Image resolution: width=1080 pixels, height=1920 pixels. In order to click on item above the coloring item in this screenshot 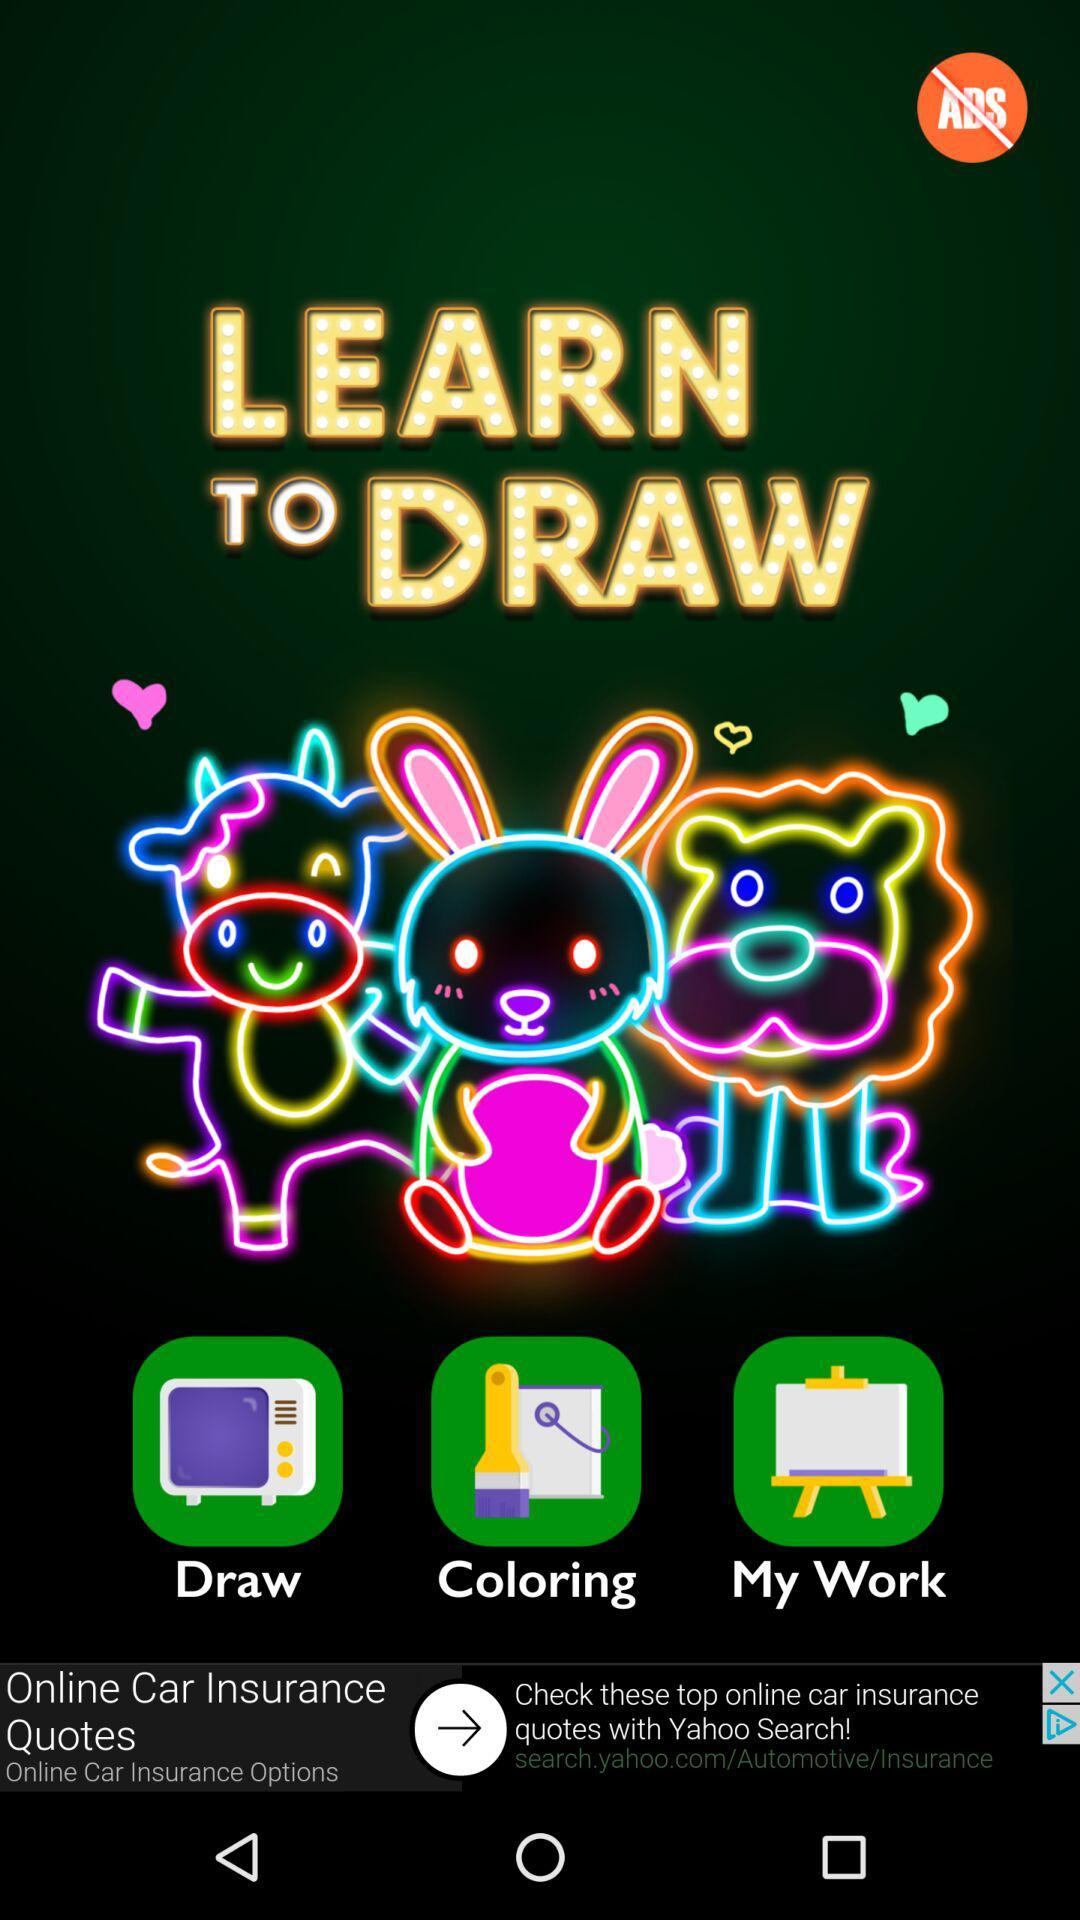, I will do `click(535, 1441)`.